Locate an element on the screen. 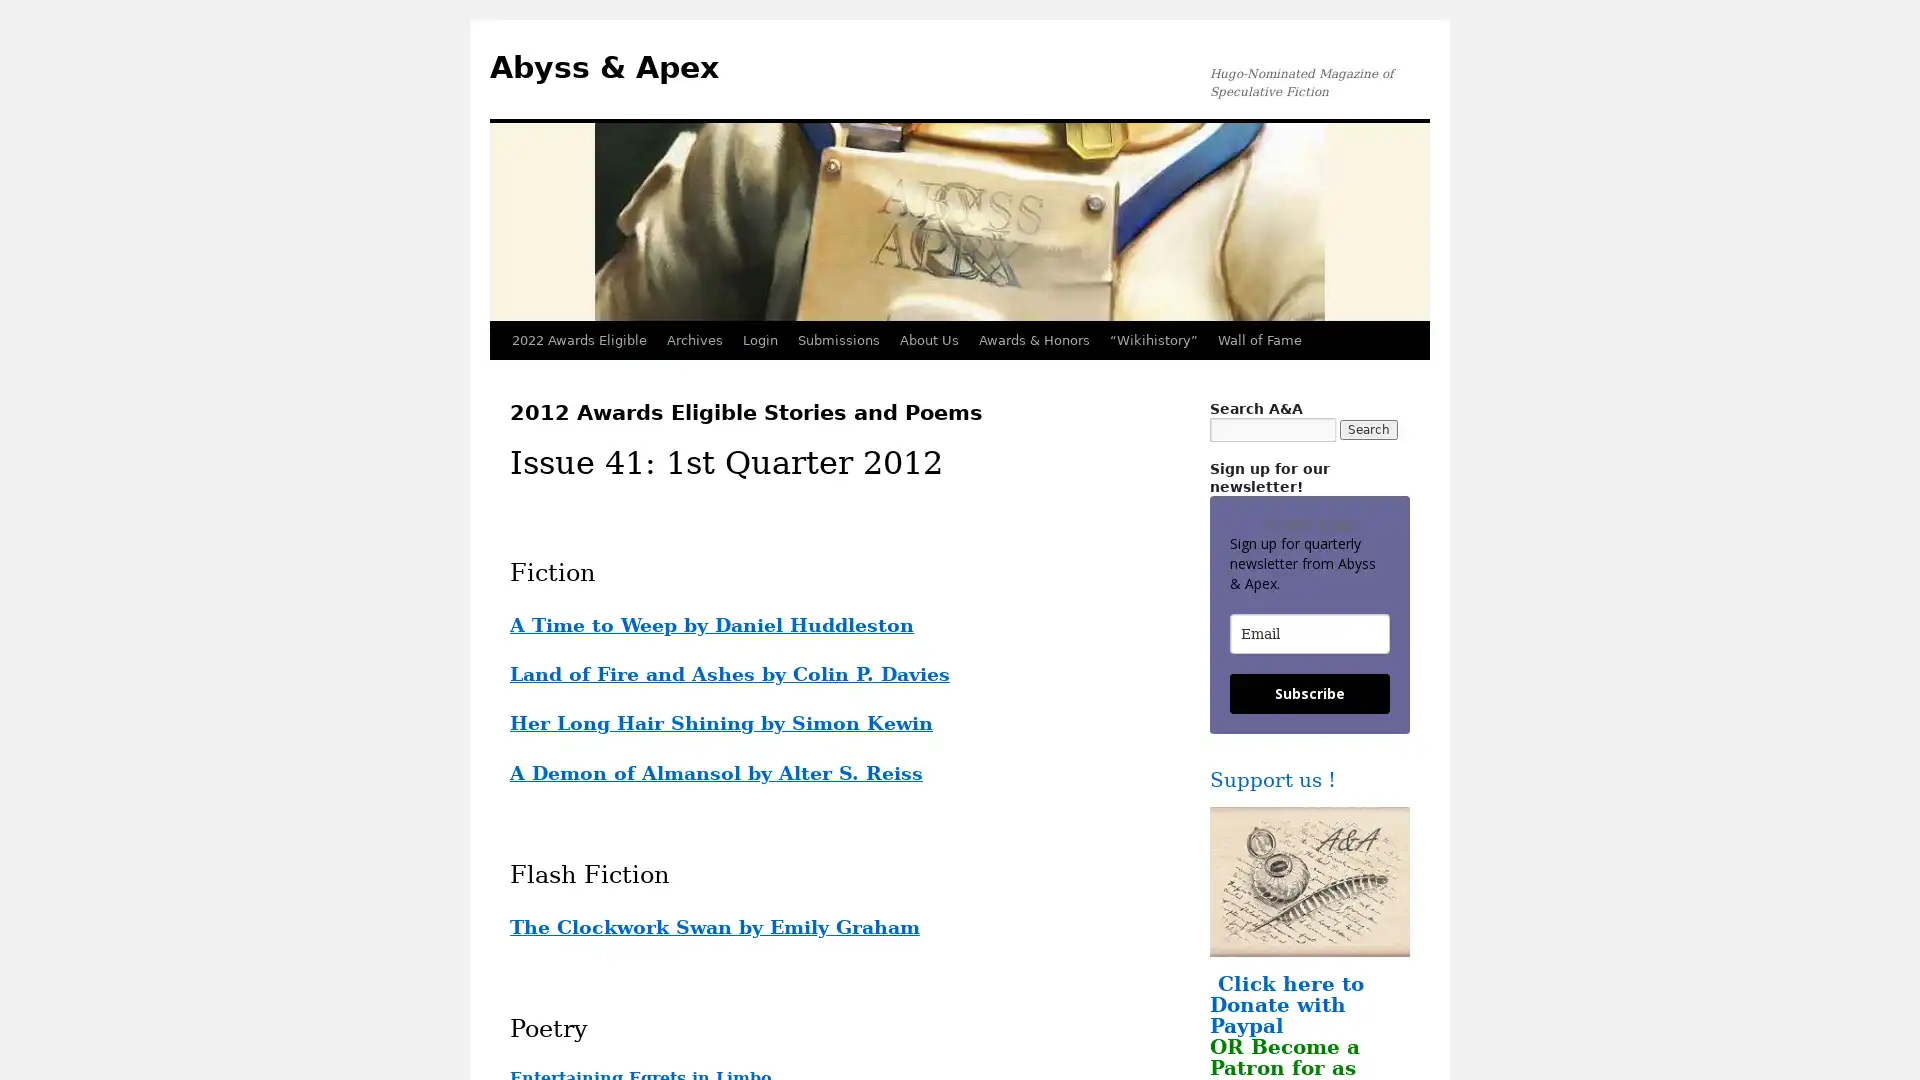  Subscribe is located at coordinates (1310, 693).